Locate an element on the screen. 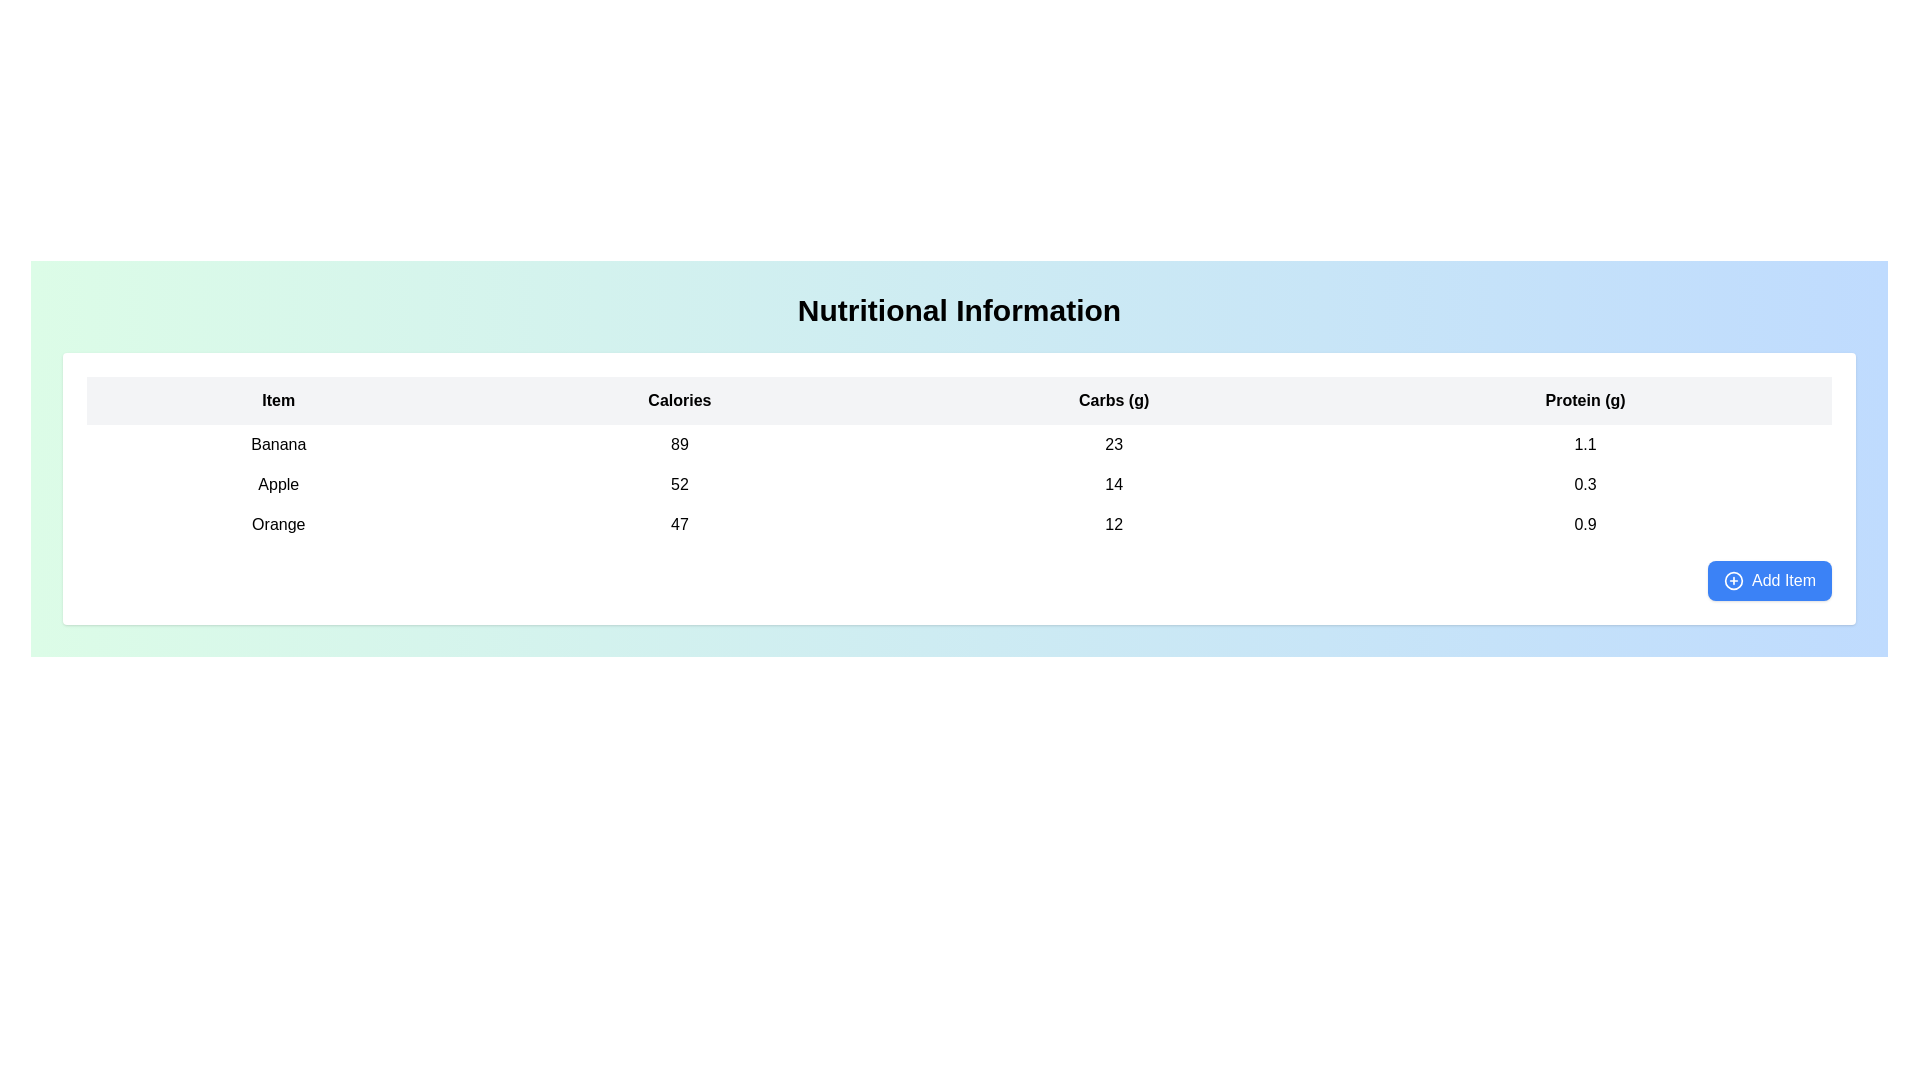 This screenshot has height=1080, width=1920. the text label displaying 'Banana', which is located in the first row and first column of a data table under the 'Item' heading is located at coordinates (277, 443).